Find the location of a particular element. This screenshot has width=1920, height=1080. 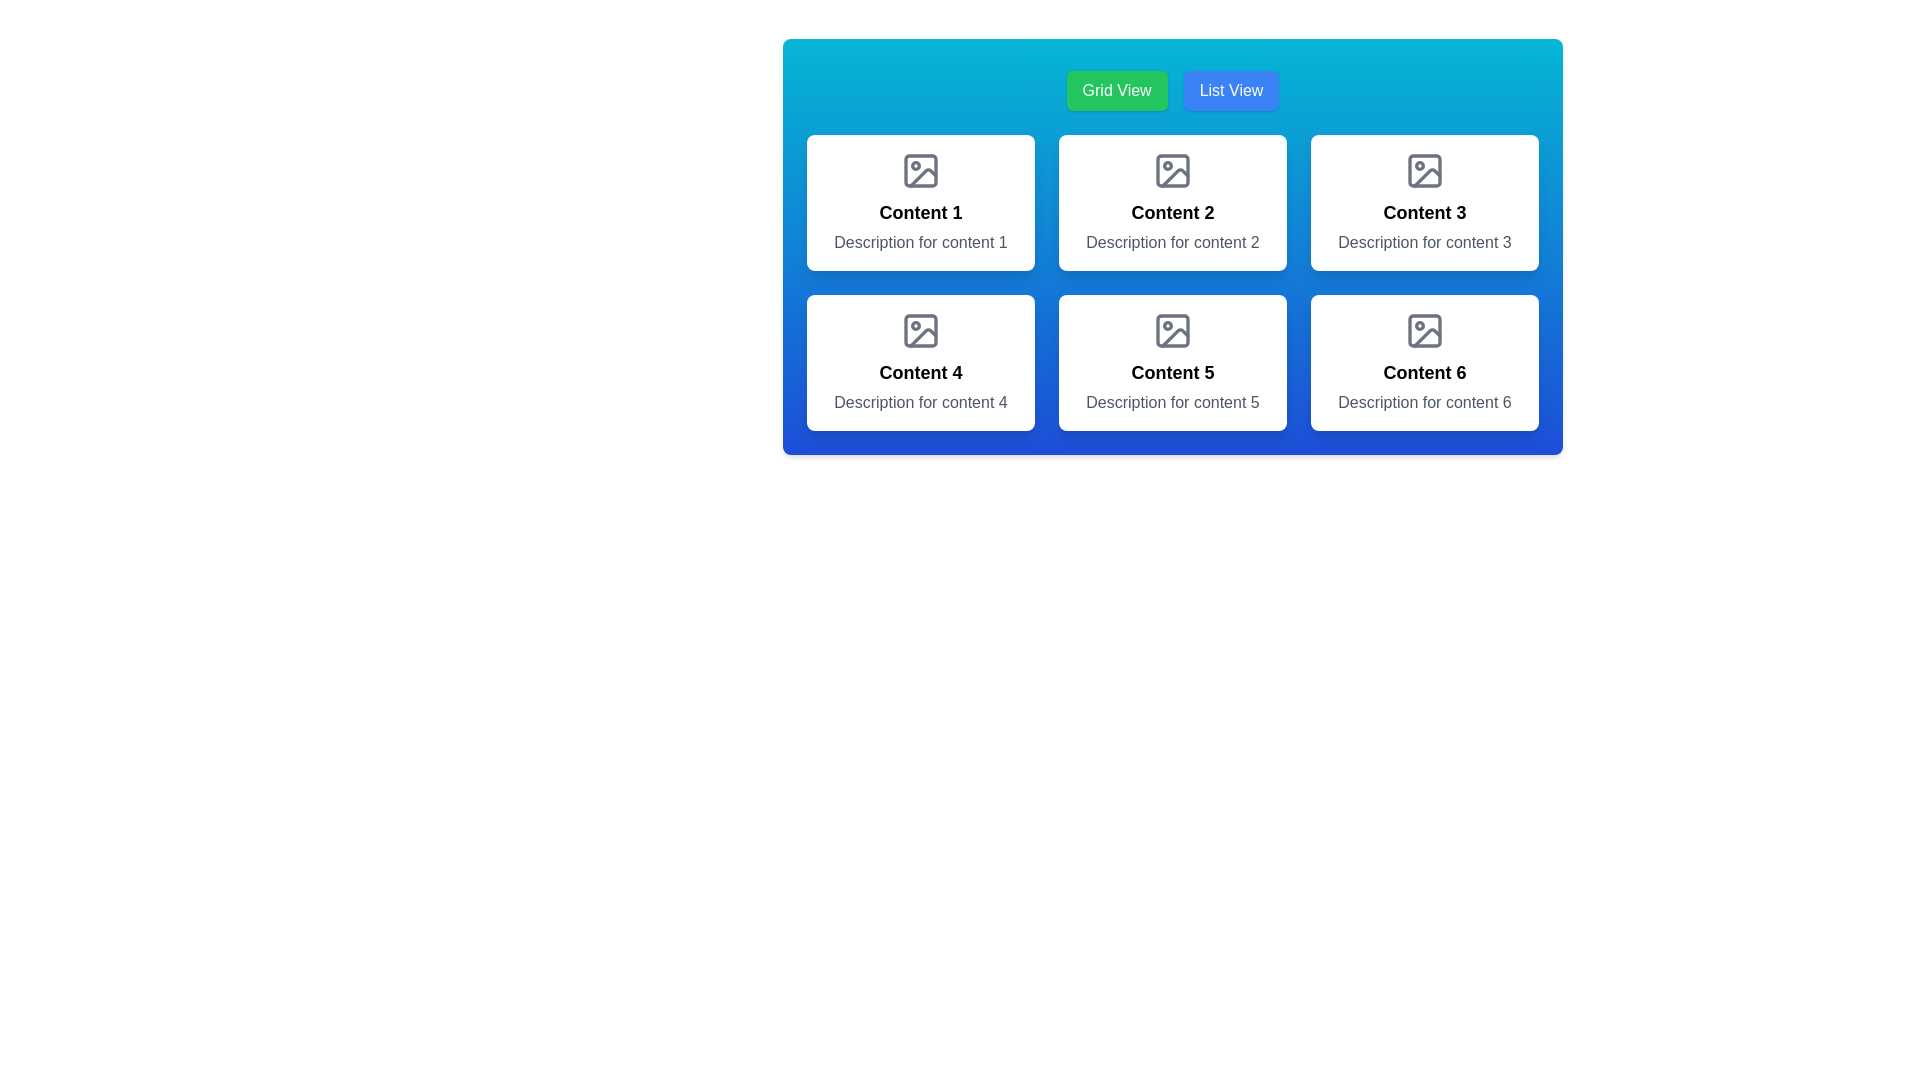

the vector graphic element within the 'Content 3' card that is styled as part of an icon, located near the top-left of the card's image placeholder is located at coordinates (1424, 169).